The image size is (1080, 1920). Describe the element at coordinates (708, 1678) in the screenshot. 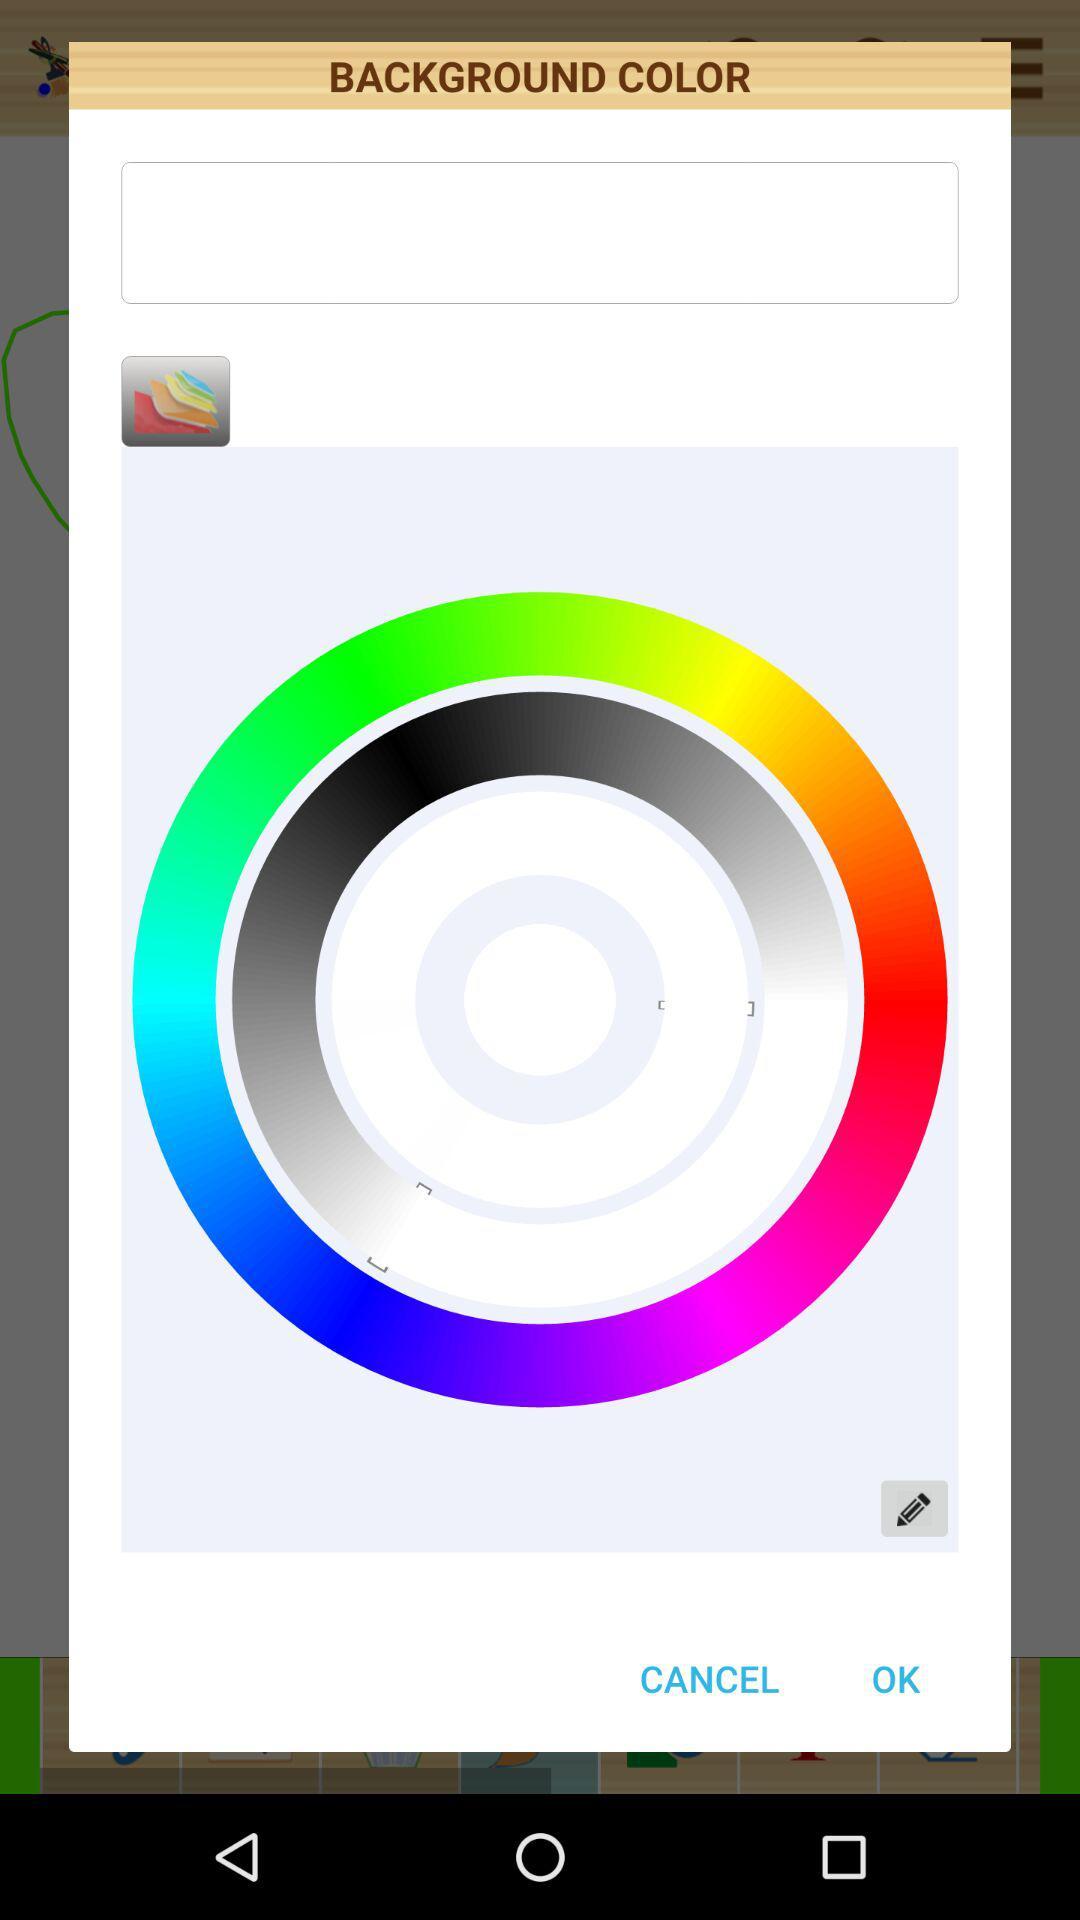

I see `the icon next to the ok` at that location.